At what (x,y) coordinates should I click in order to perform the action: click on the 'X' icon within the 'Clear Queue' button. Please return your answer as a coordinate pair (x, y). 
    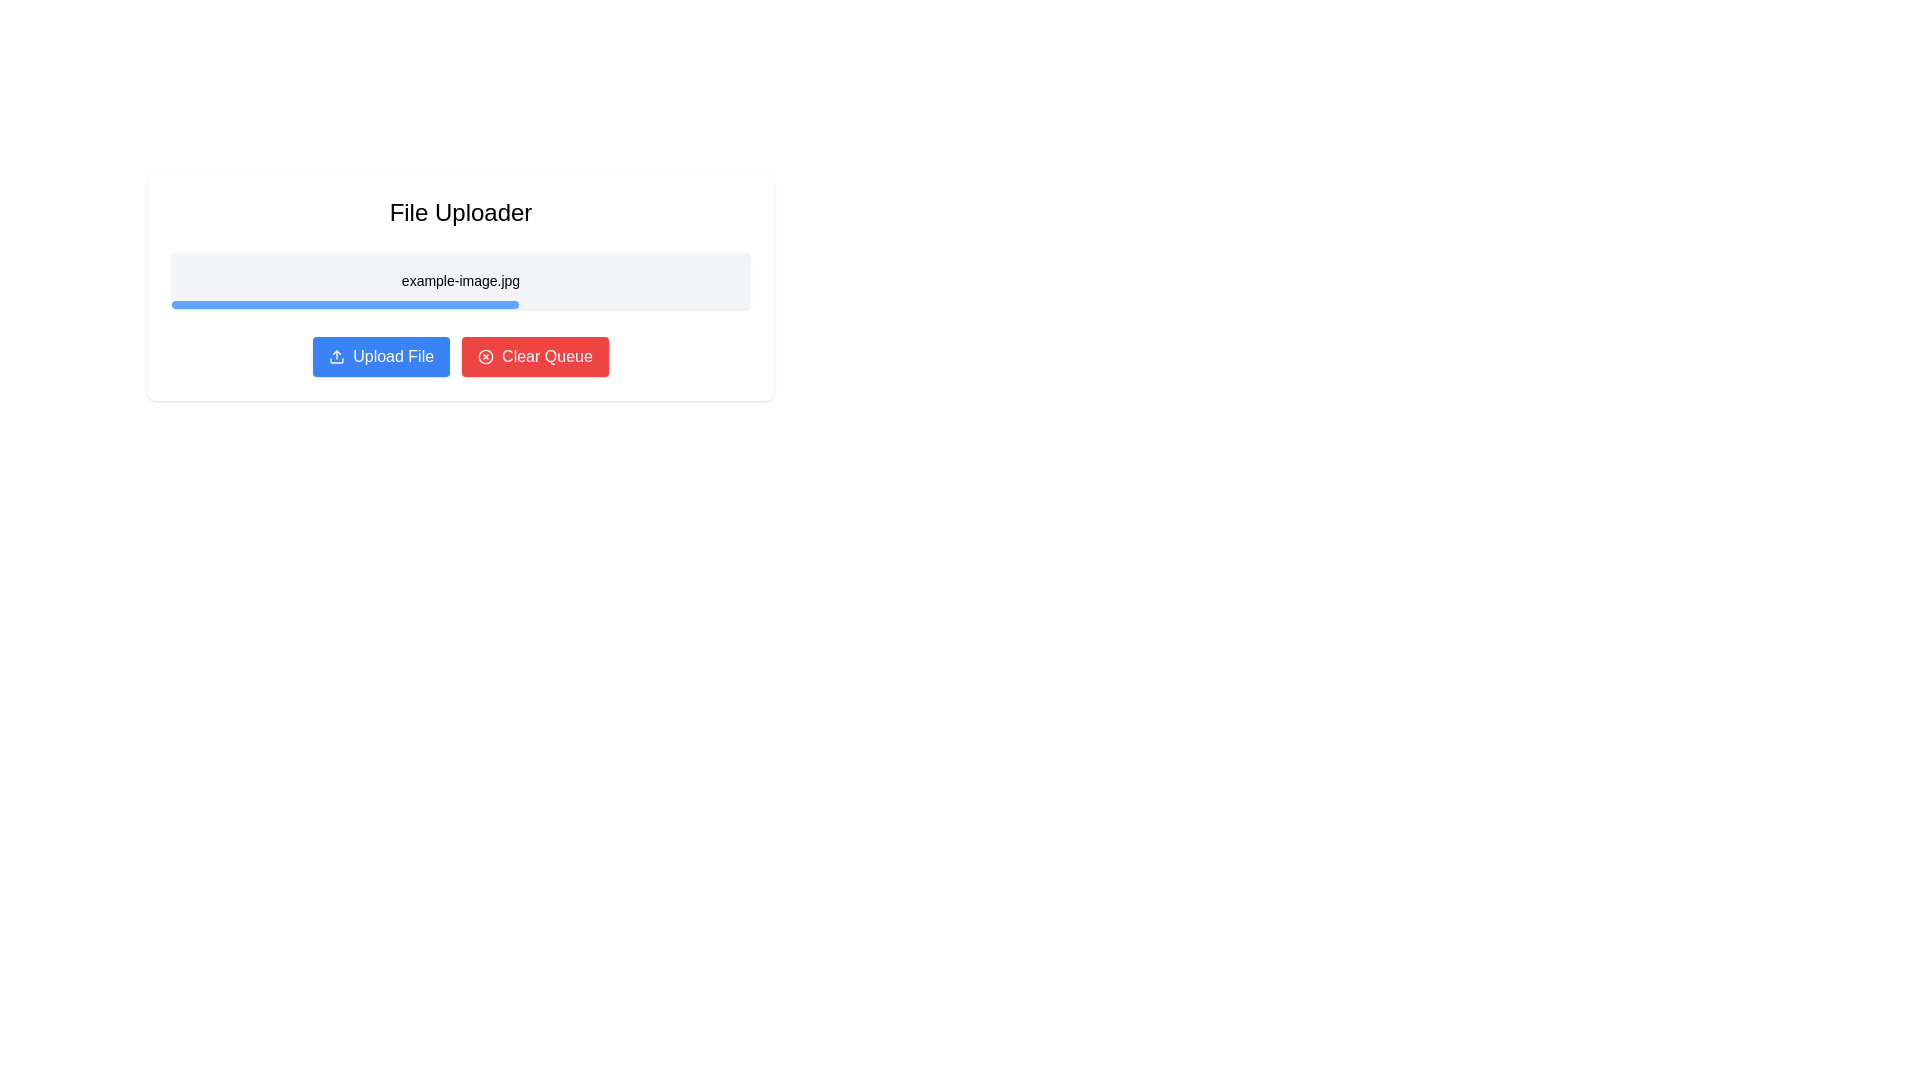
    Looking at the image, I should click on (486, 356).